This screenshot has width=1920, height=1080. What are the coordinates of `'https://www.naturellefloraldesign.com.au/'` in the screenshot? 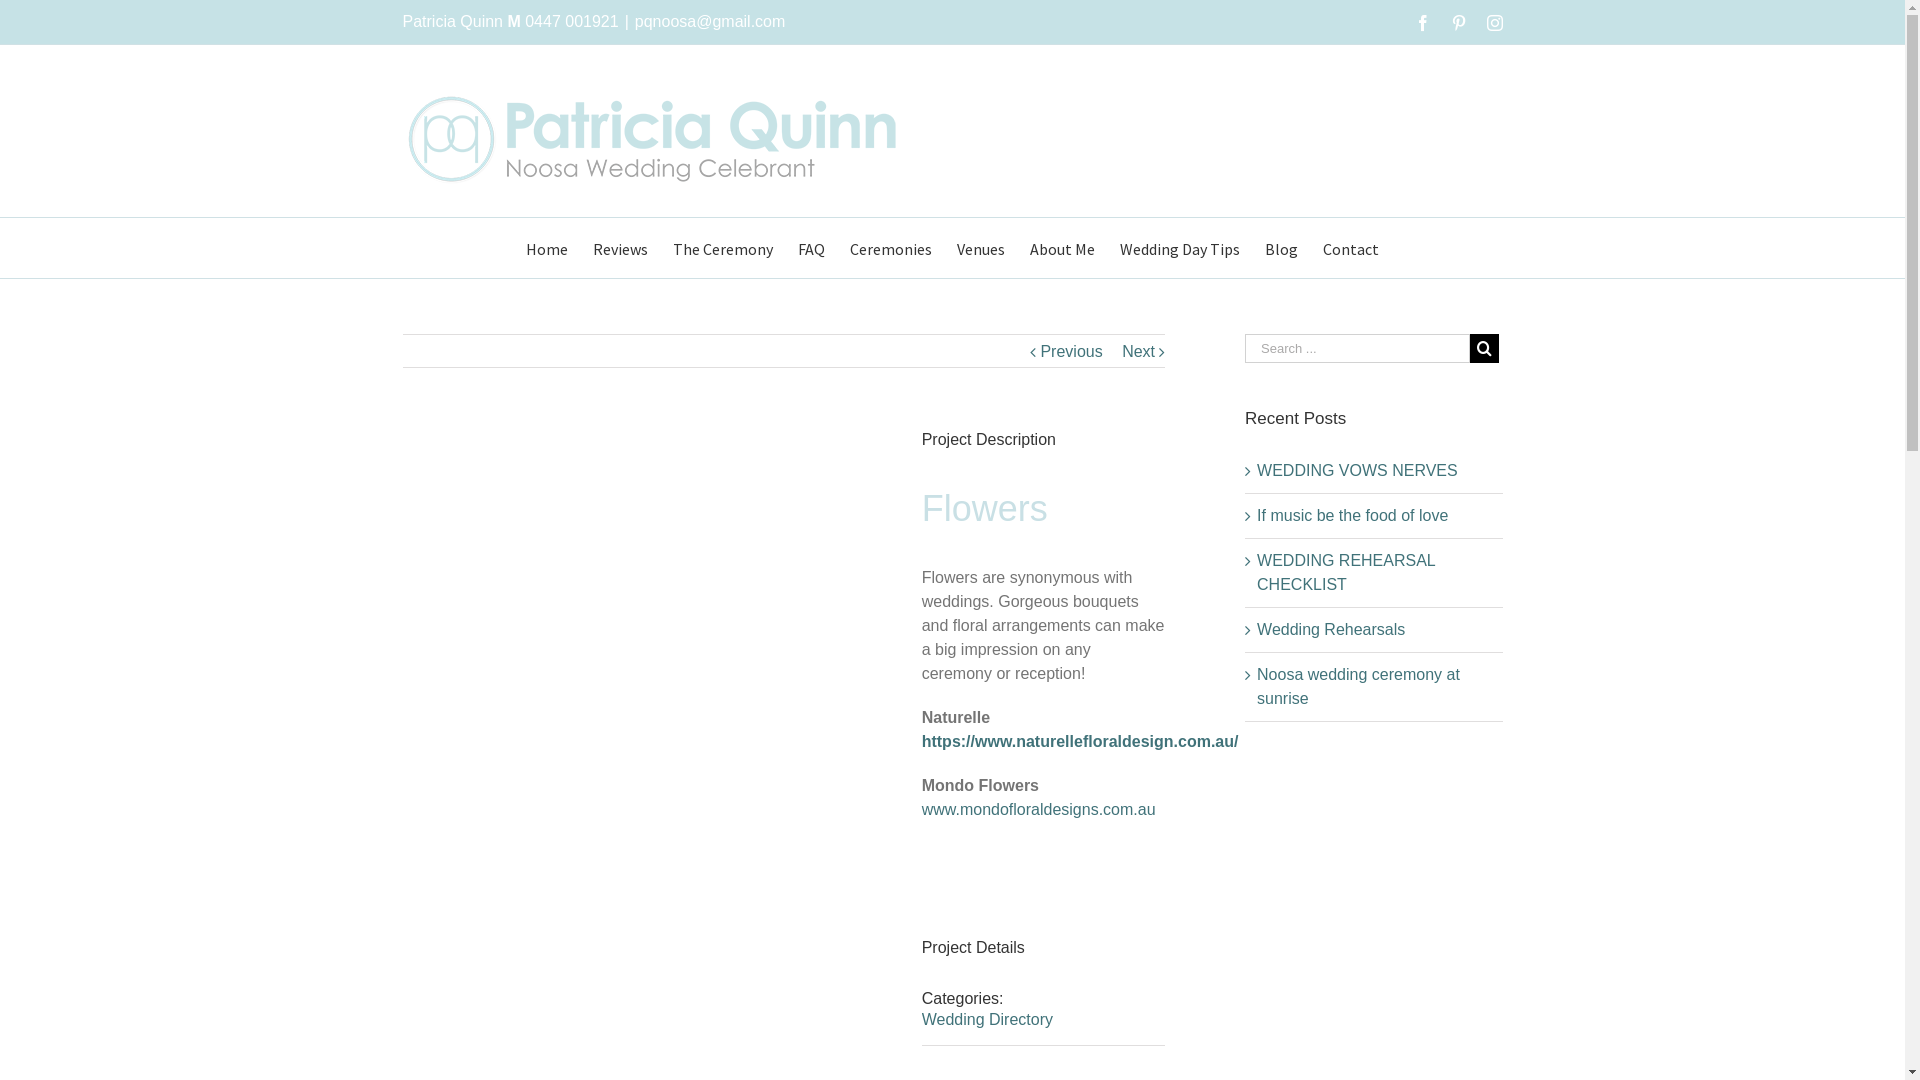 It's located at (1079, 741).